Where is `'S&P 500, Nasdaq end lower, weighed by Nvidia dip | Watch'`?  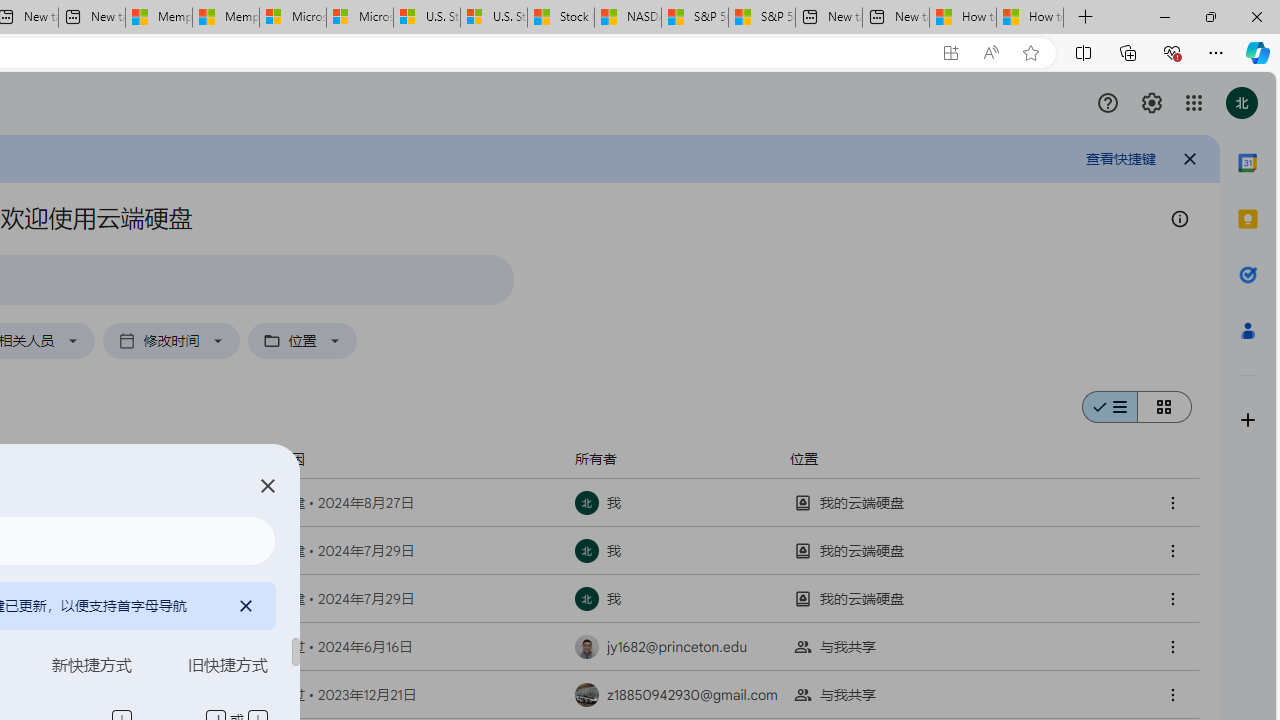 'S&P 500, Nasdaq end lower, weighed by Nvidia dip | Watch' is located at coordinates (760, 17).